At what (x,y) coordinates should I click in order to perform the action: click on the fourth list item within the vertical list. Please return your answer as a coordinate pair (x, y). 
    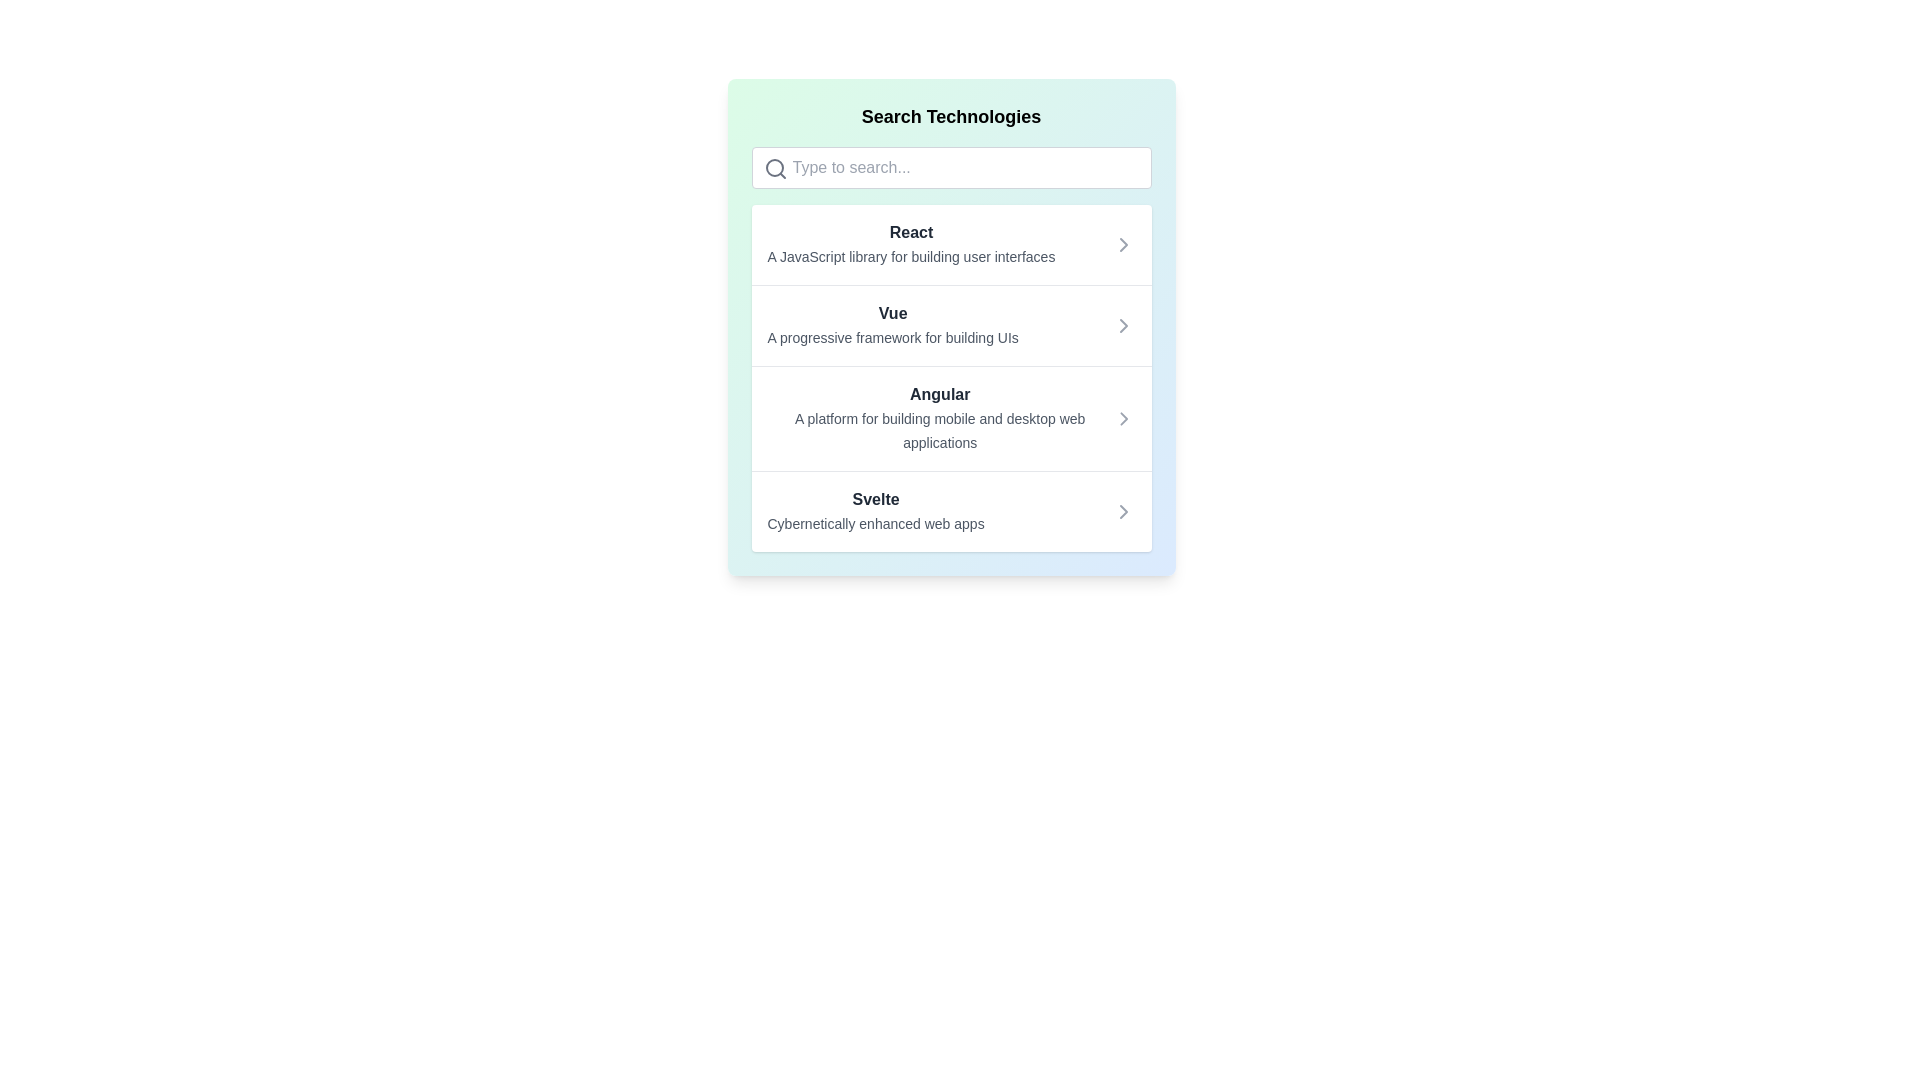
    Looking at the image, I should click on (950, 510).